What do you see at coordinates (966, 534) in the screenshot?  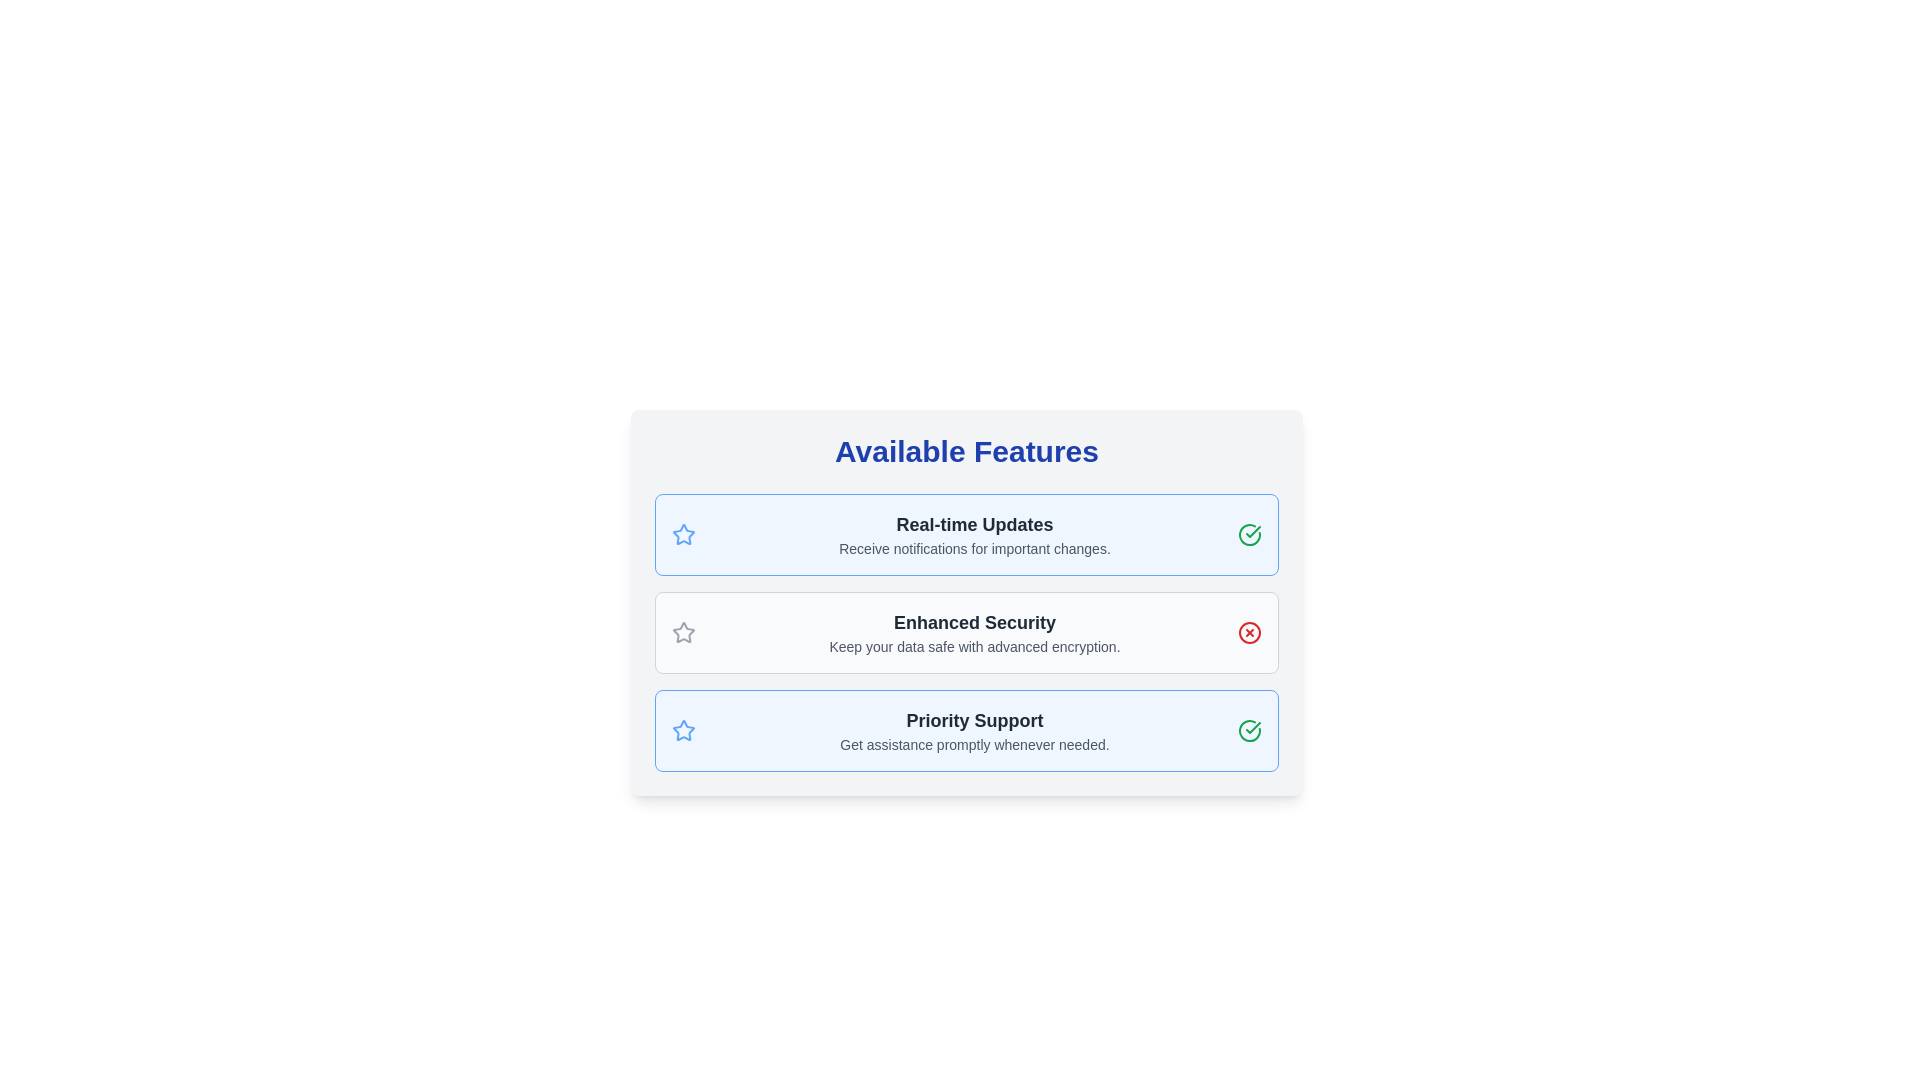 I see `the subtitle 'Receive notifications for important changes.' from the Feature Card titled 'Real-time Updates', which has a light-blue background and is the first item in the 'Available Features' list` at bounding box center [966, 534].